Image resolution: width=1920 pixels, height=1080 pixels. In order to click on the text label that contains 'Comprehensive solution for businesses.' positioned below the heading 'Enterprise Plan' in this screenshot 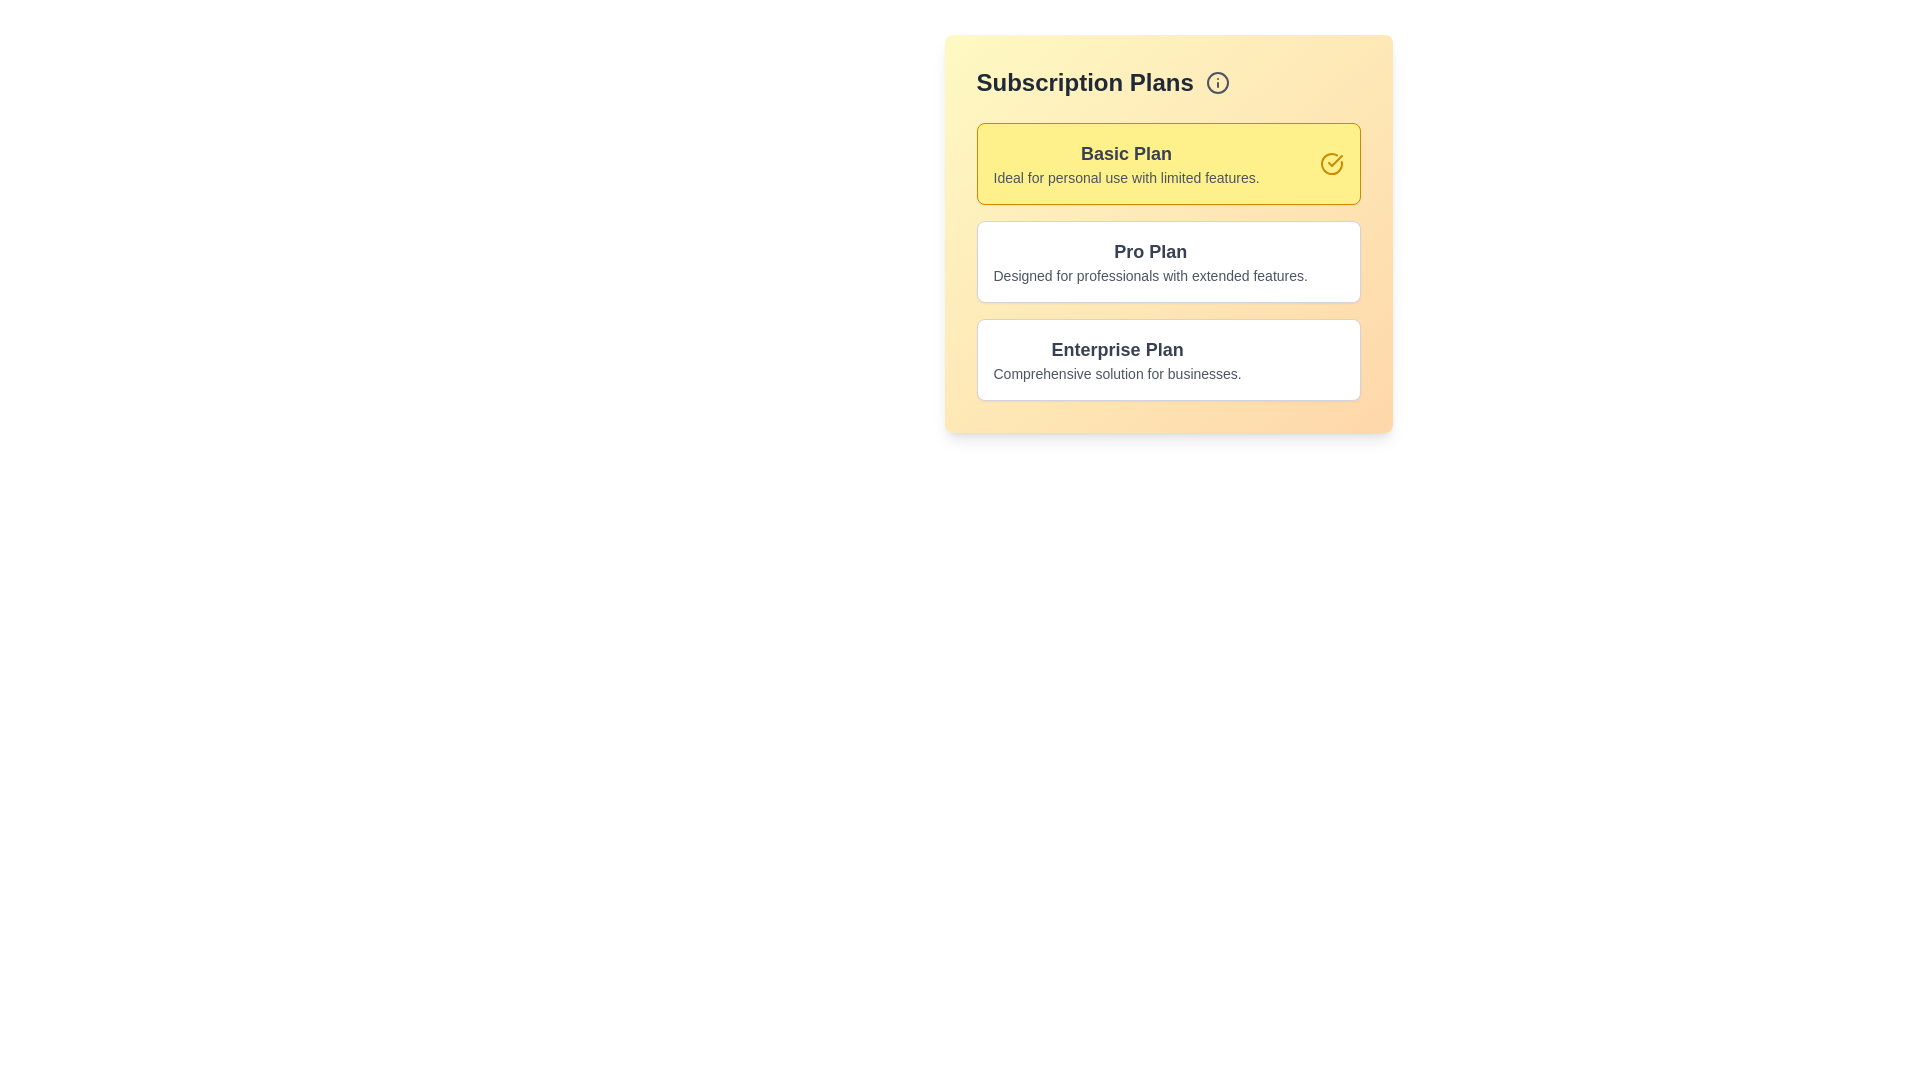, I will do `click(1116, 374)`.